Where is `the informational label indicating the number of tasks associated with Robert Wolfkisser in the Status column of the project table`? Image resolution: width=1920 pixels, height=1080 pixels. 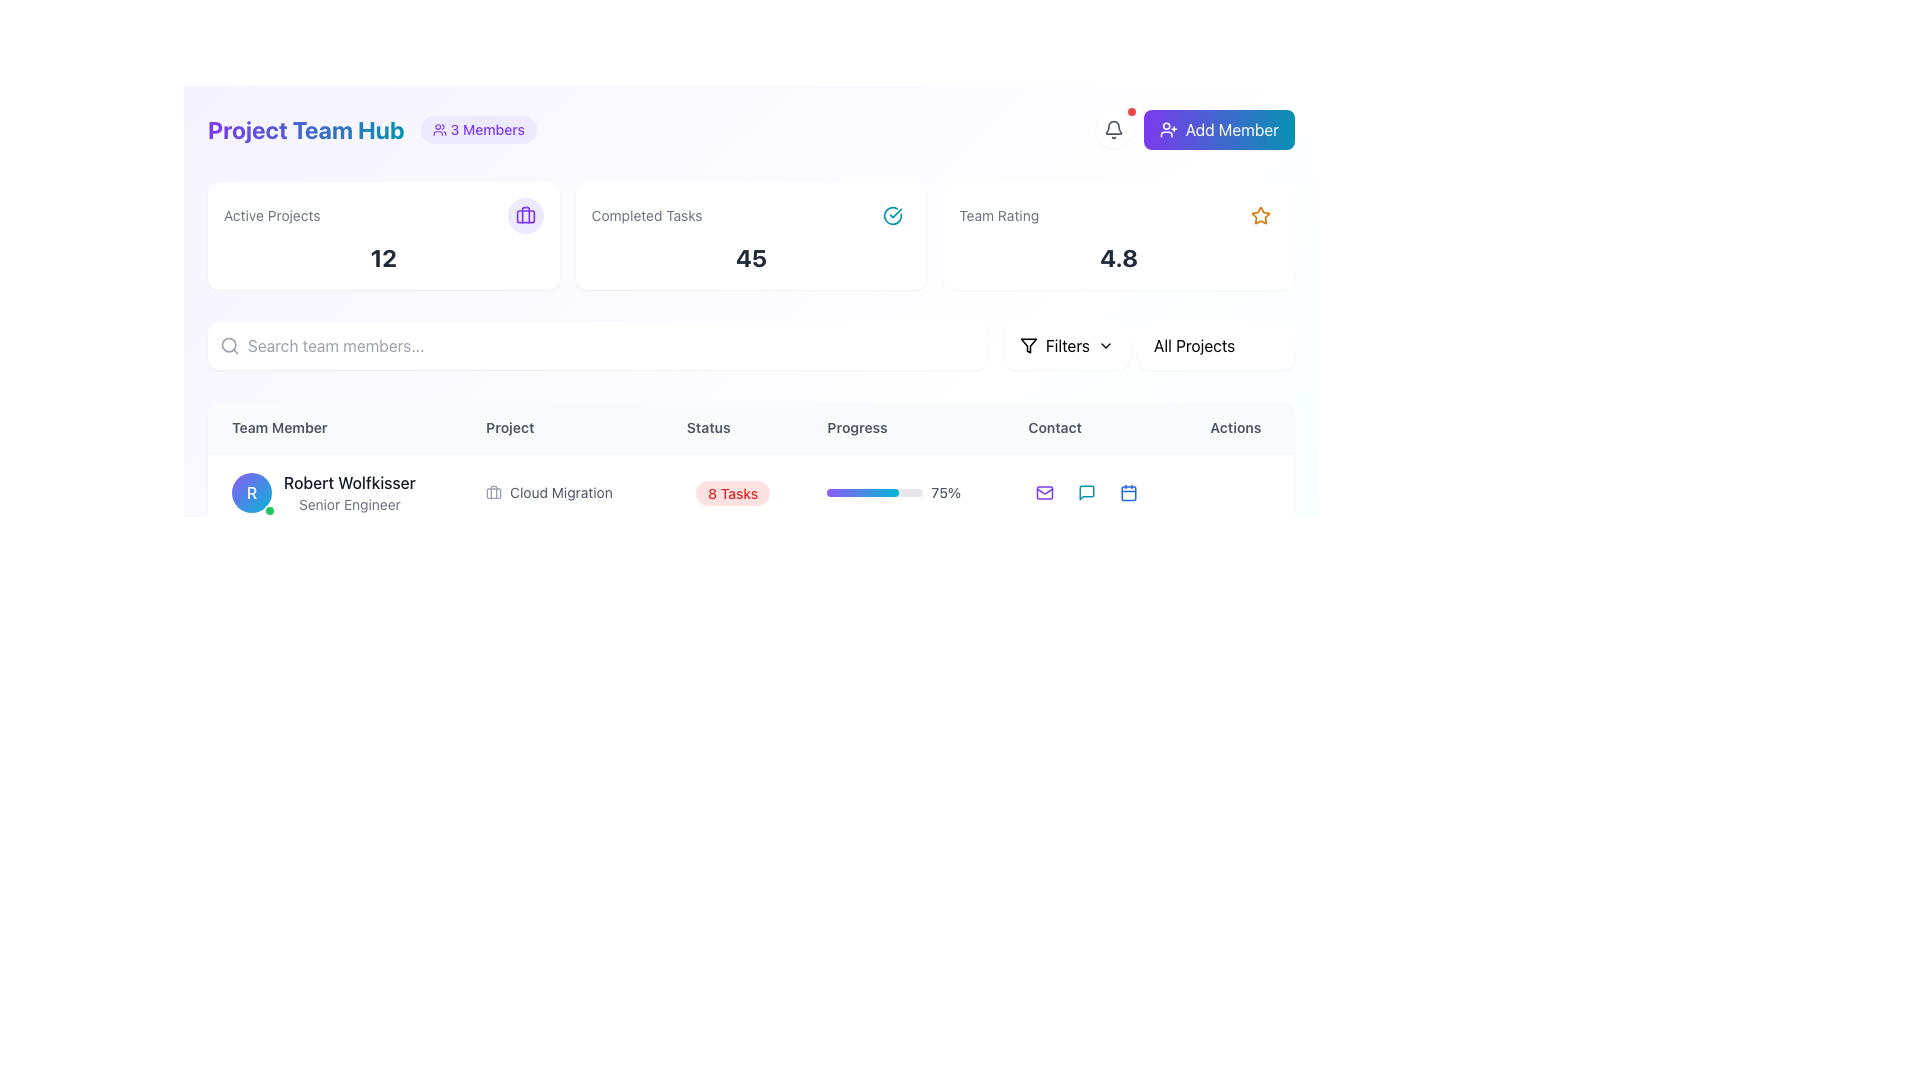
the informational label indicating the number of tasks associated with Robert Wolfkisser in the Status column of the project table is located at coordinates (732, 492).